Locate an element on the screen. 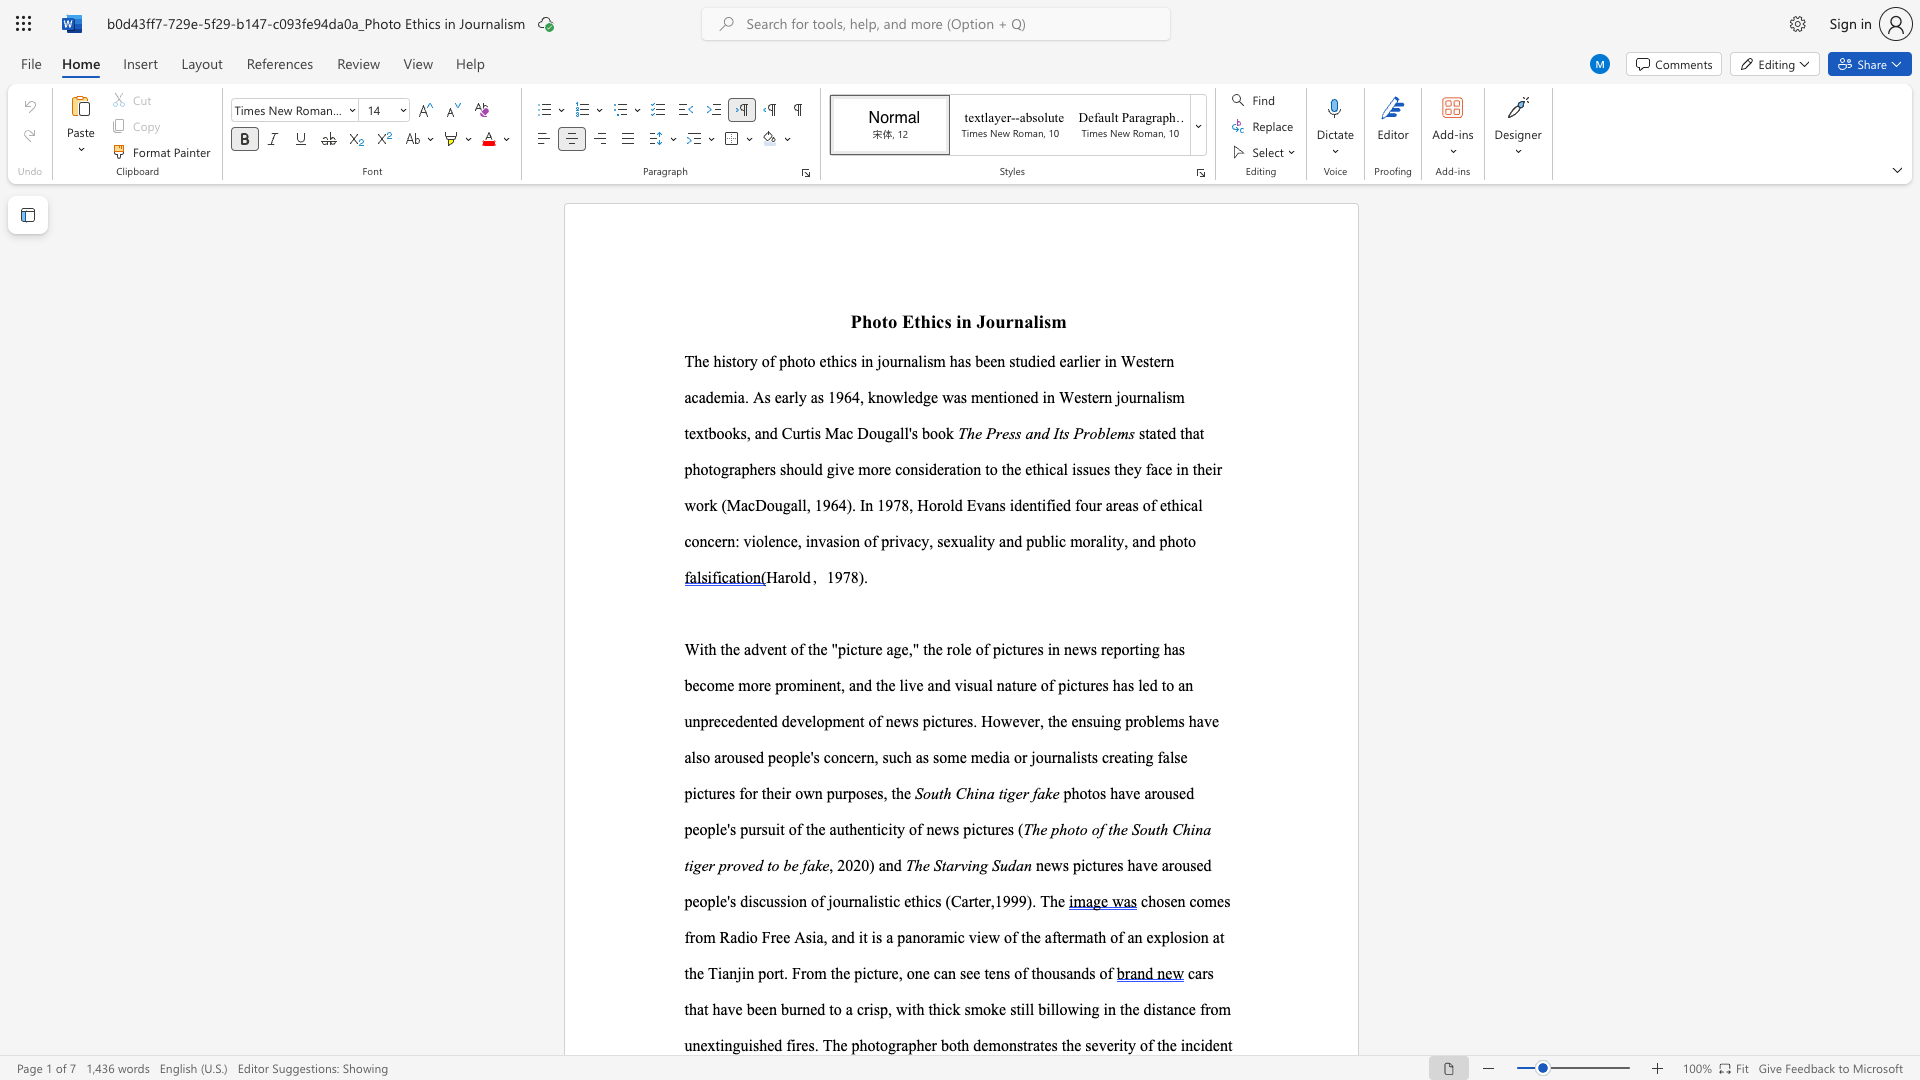 The image size is (1920, 1080). the 1th character ")" in the text is located at coordinates (861, 577).